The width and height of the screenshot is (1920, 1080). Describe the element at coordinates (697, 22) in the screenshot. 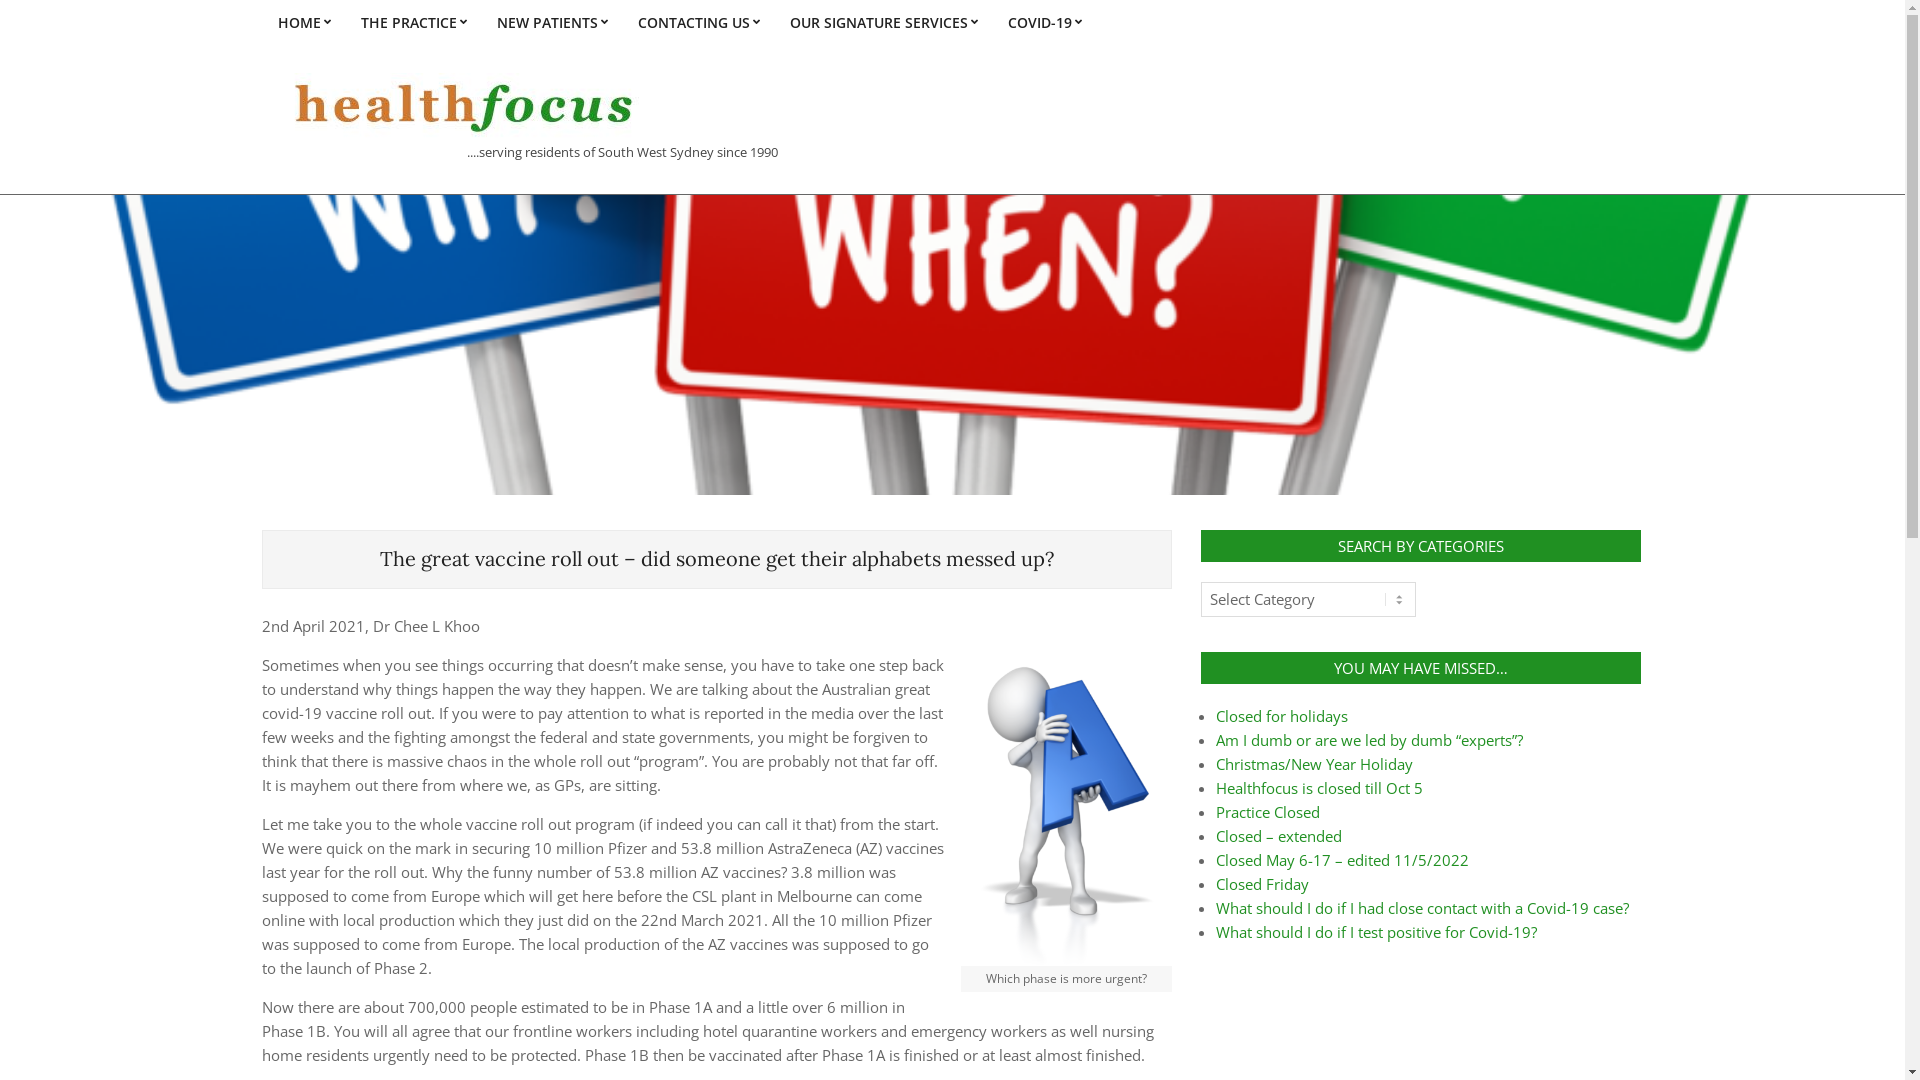

I see `'CONTACTING US'` at that location.